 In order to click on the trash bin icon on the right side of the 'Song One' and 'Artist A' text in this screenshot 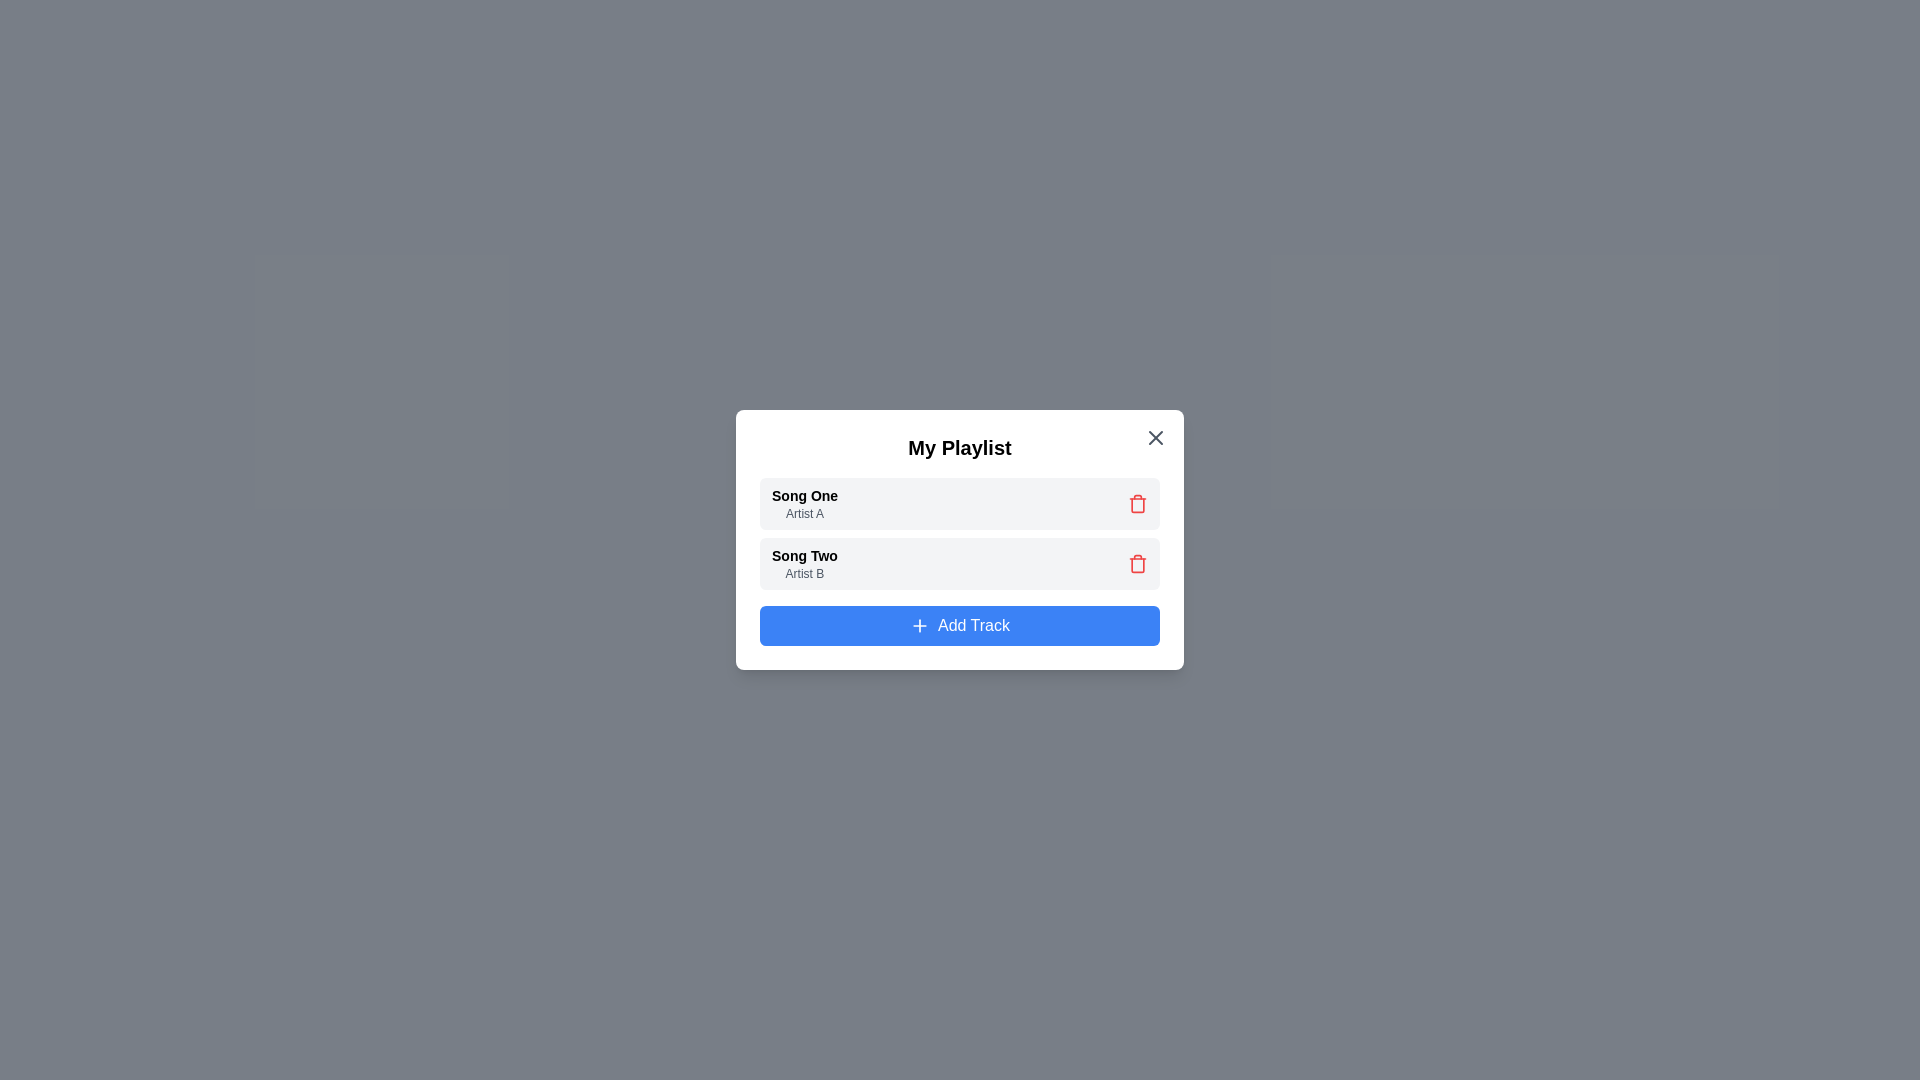, I will do `click(1137, 503)`.